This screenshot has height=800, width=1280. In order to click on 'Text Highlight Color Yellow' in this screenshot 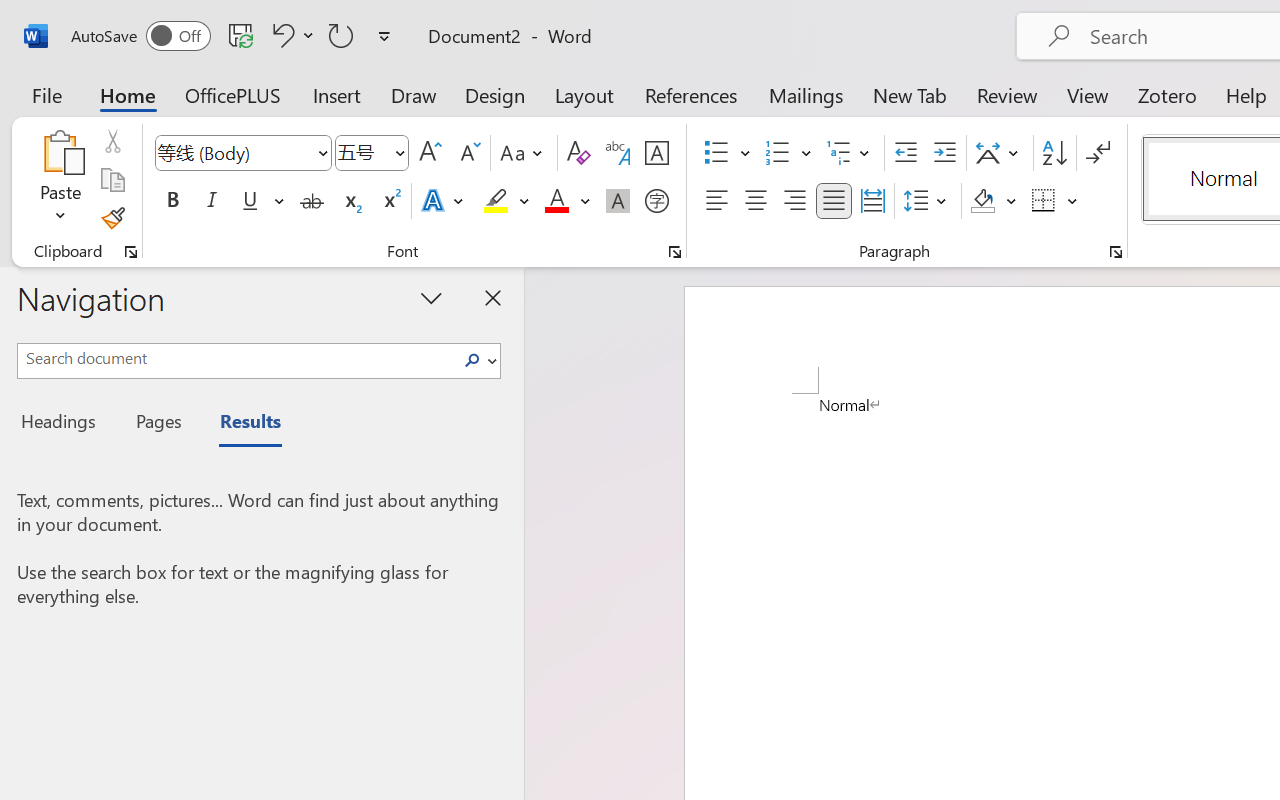, I will do `click(496, 201)`.